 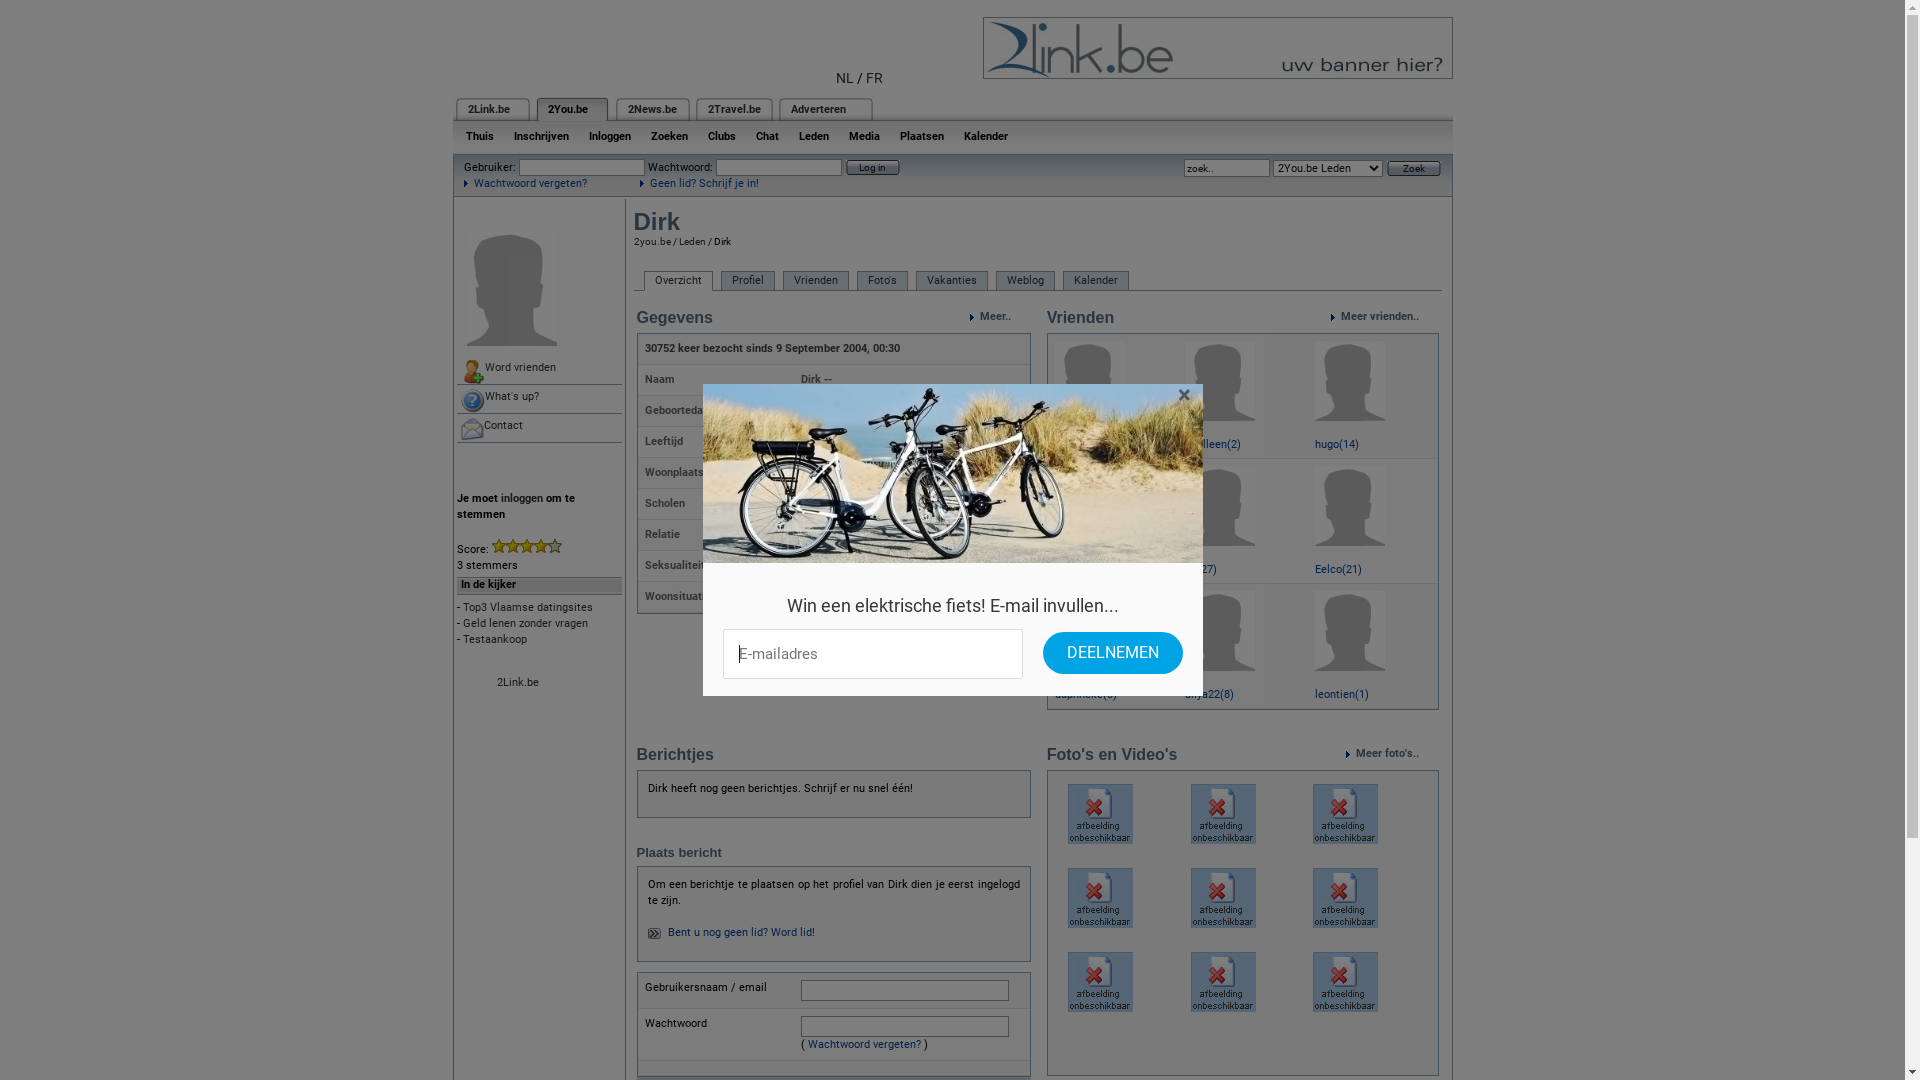 I want to click on 'Word vrienden', so click(x=538, y=370).